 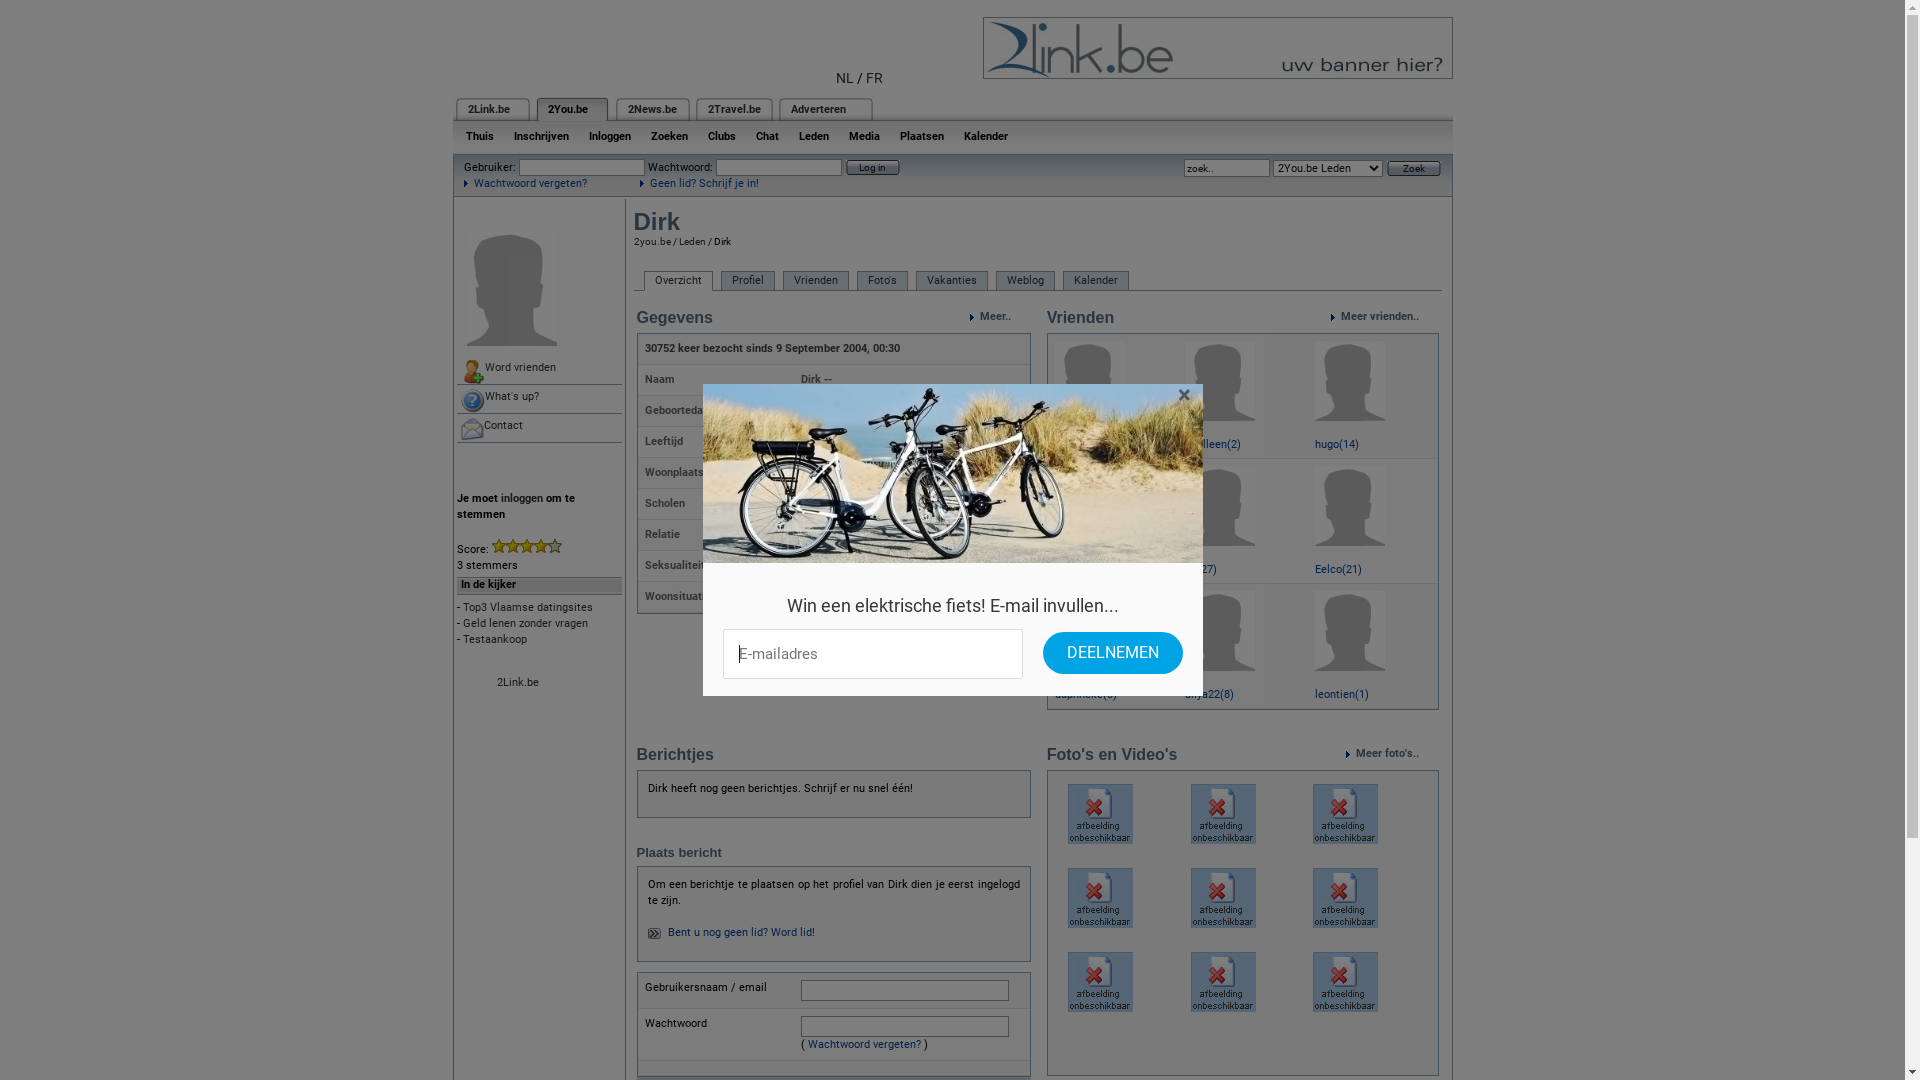 I want to click on 'Word vrienden', so click(x=538, y=370).